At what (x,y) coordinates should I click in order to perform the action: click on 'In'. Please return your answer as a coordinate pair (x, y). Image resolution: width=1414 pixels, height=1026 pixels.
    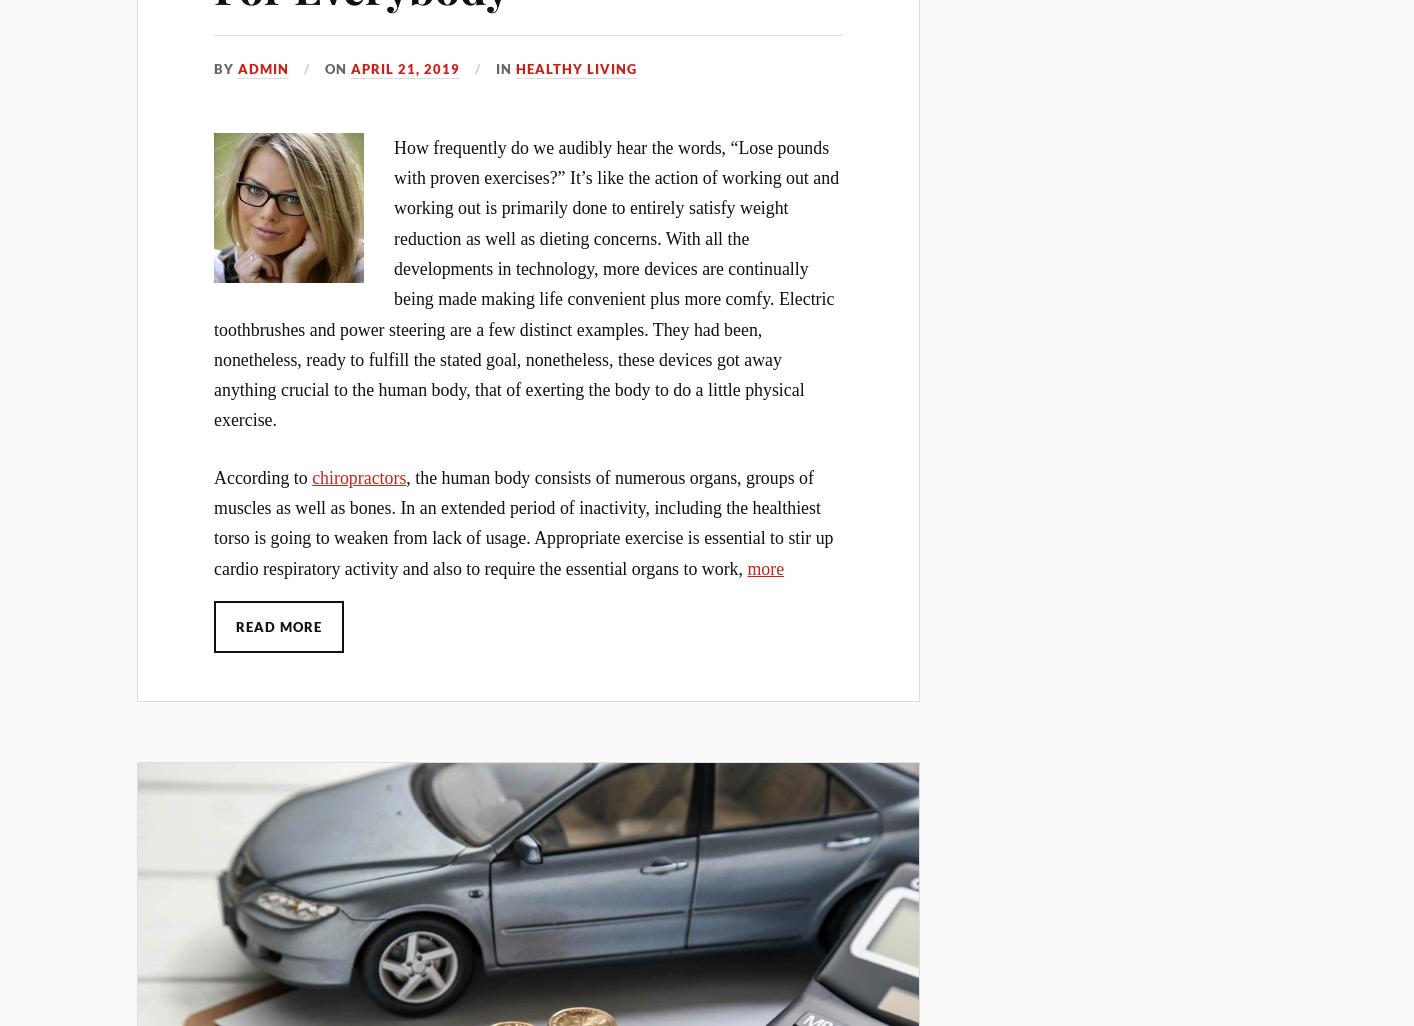
    Looking at the image, I should click on (505, 68).